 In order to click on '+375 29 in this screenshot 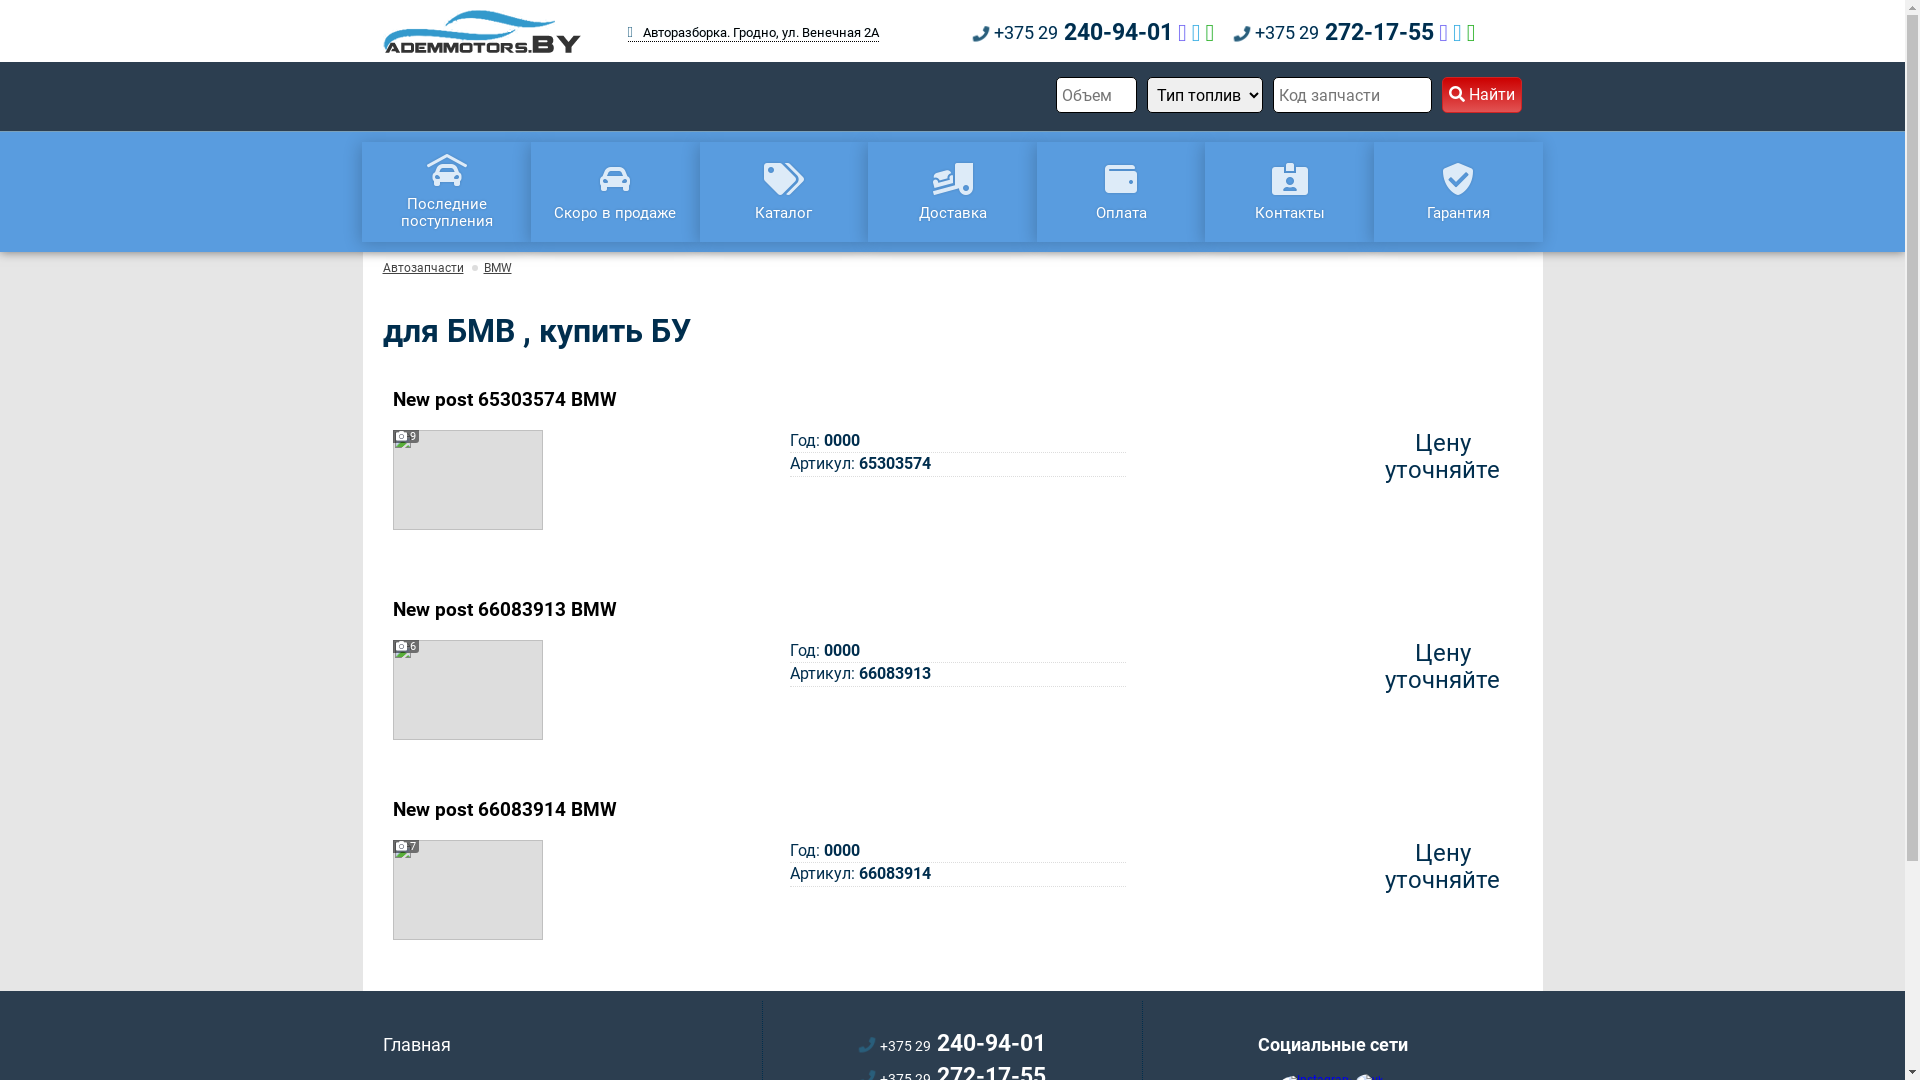, I will do `click(973, 33)`.